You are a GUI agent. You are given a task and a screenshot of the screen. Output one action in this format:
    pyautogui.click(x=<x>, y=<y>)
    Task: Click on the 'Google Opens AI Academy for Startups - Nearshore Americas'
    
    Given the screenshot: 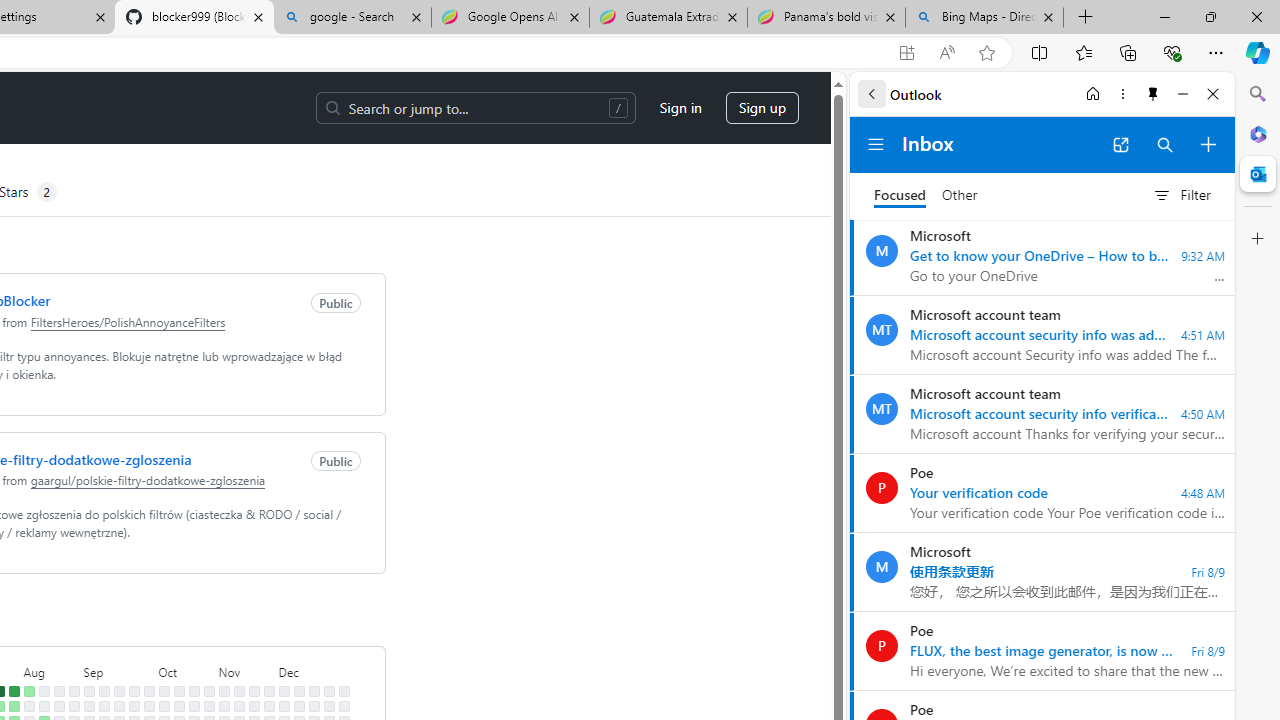 What is the action you would take?
    pyautogui.click(x=510, y=17)
    